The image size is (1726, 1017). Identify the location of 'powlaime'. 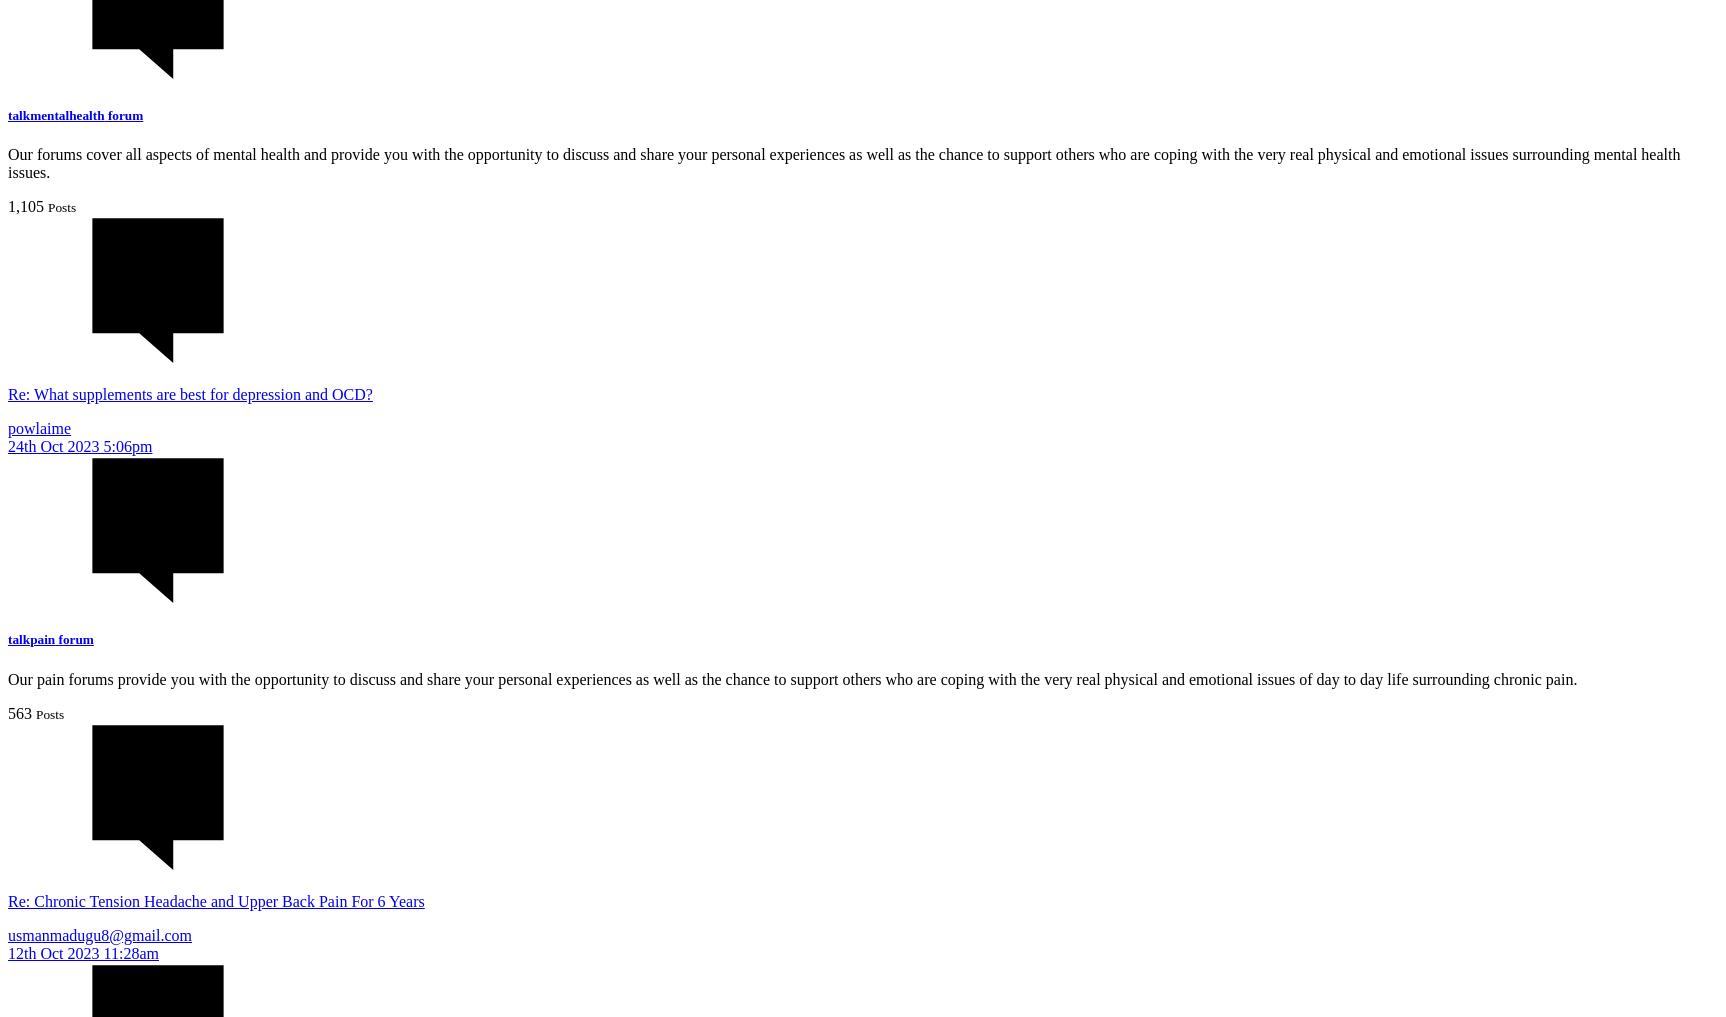
(39, 428).